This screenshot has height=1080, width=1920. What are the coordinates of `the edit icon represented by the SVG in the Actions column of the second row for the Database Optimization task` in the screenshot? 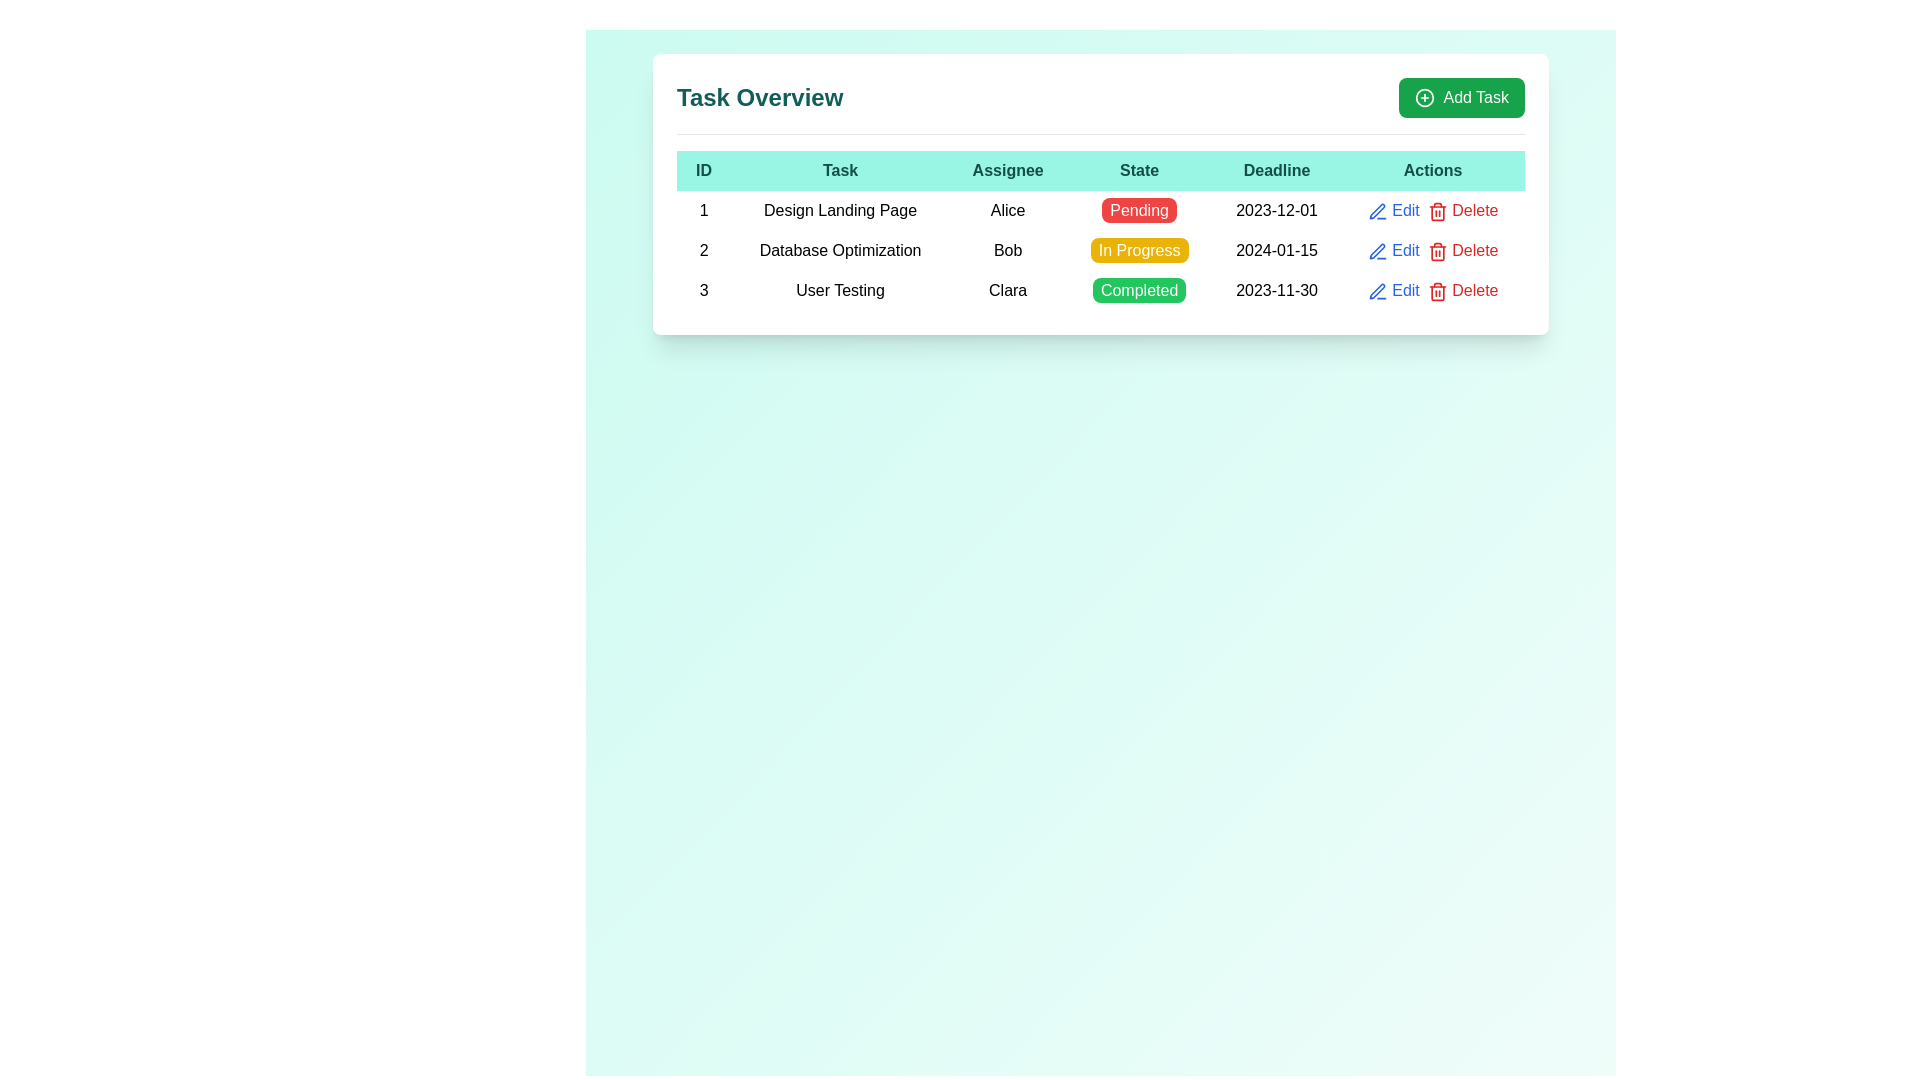 It's located at (1376, 250).